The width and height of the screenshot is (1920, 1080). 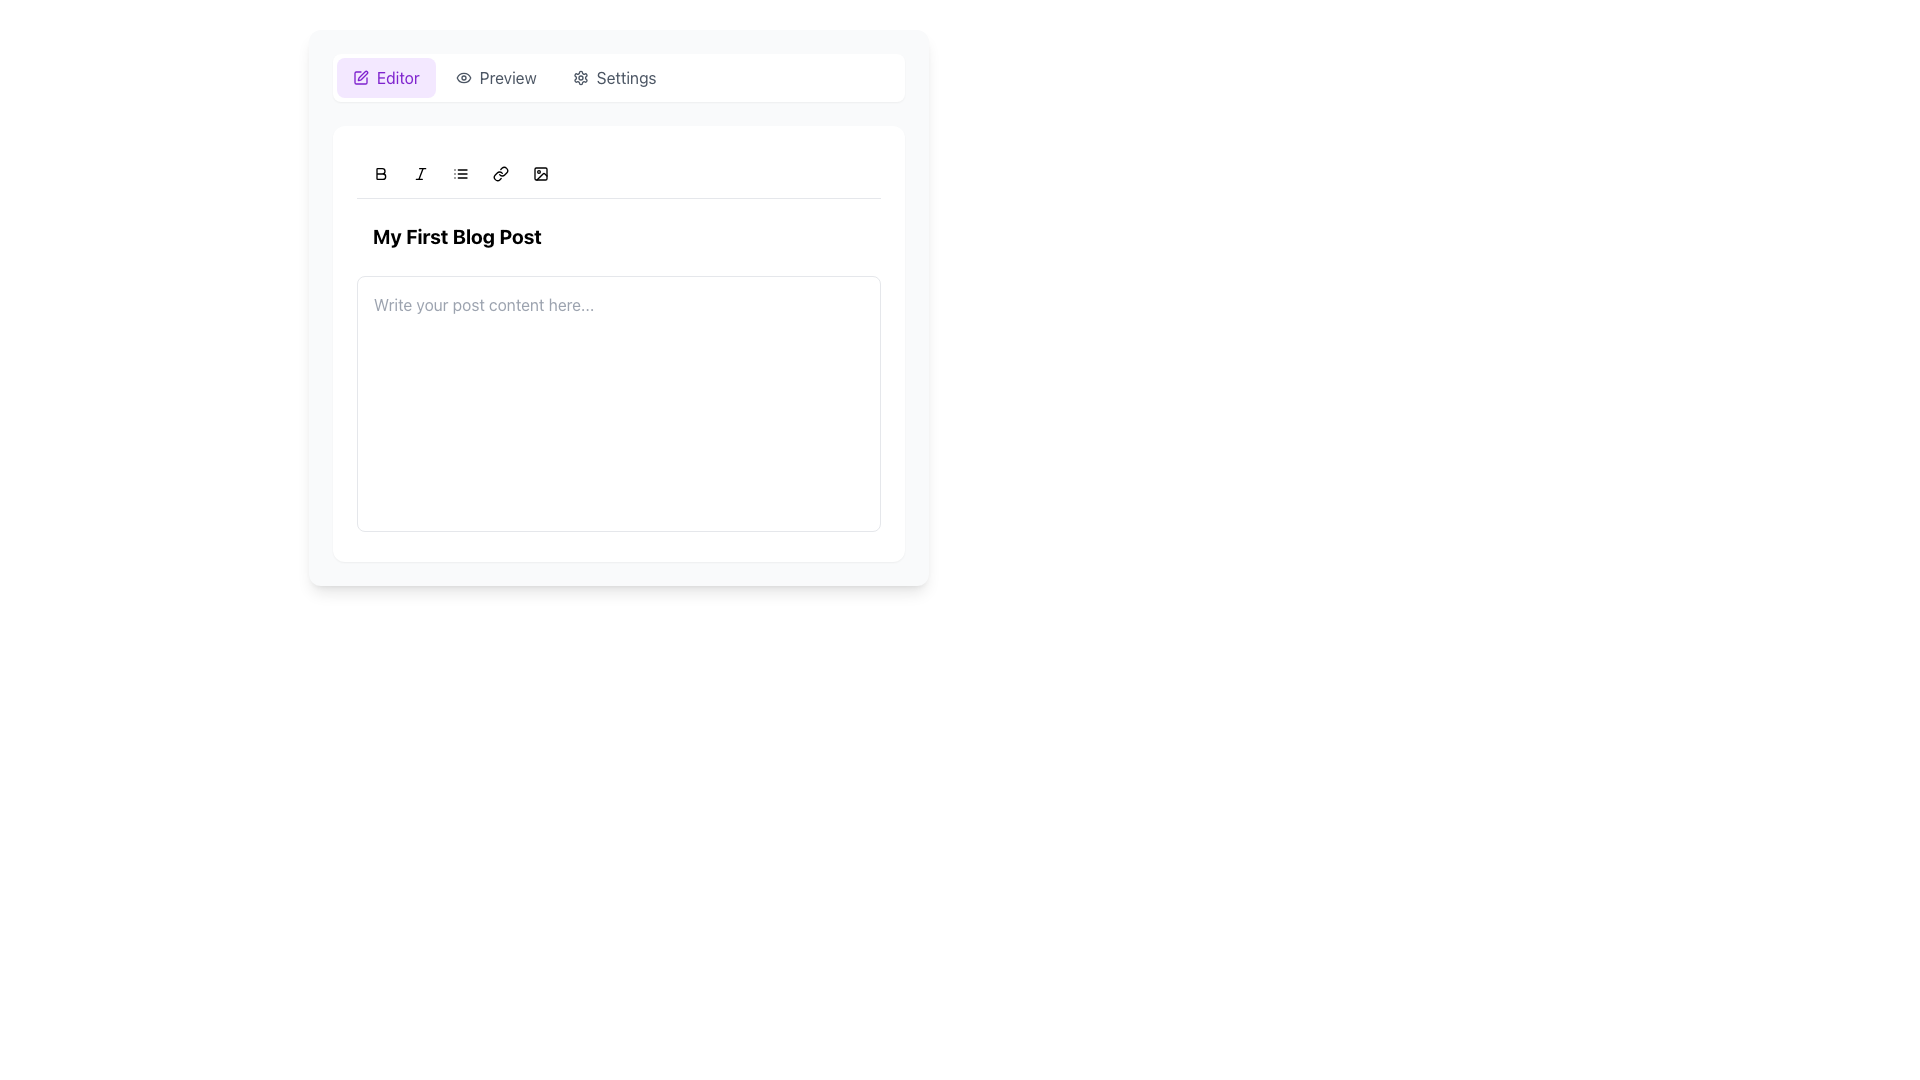 What do you see at coordinates (579, 76) in the screenshot?
I see `the 'Settings' icon located in the top-right section of the interface` at bounding box center [579, 76].